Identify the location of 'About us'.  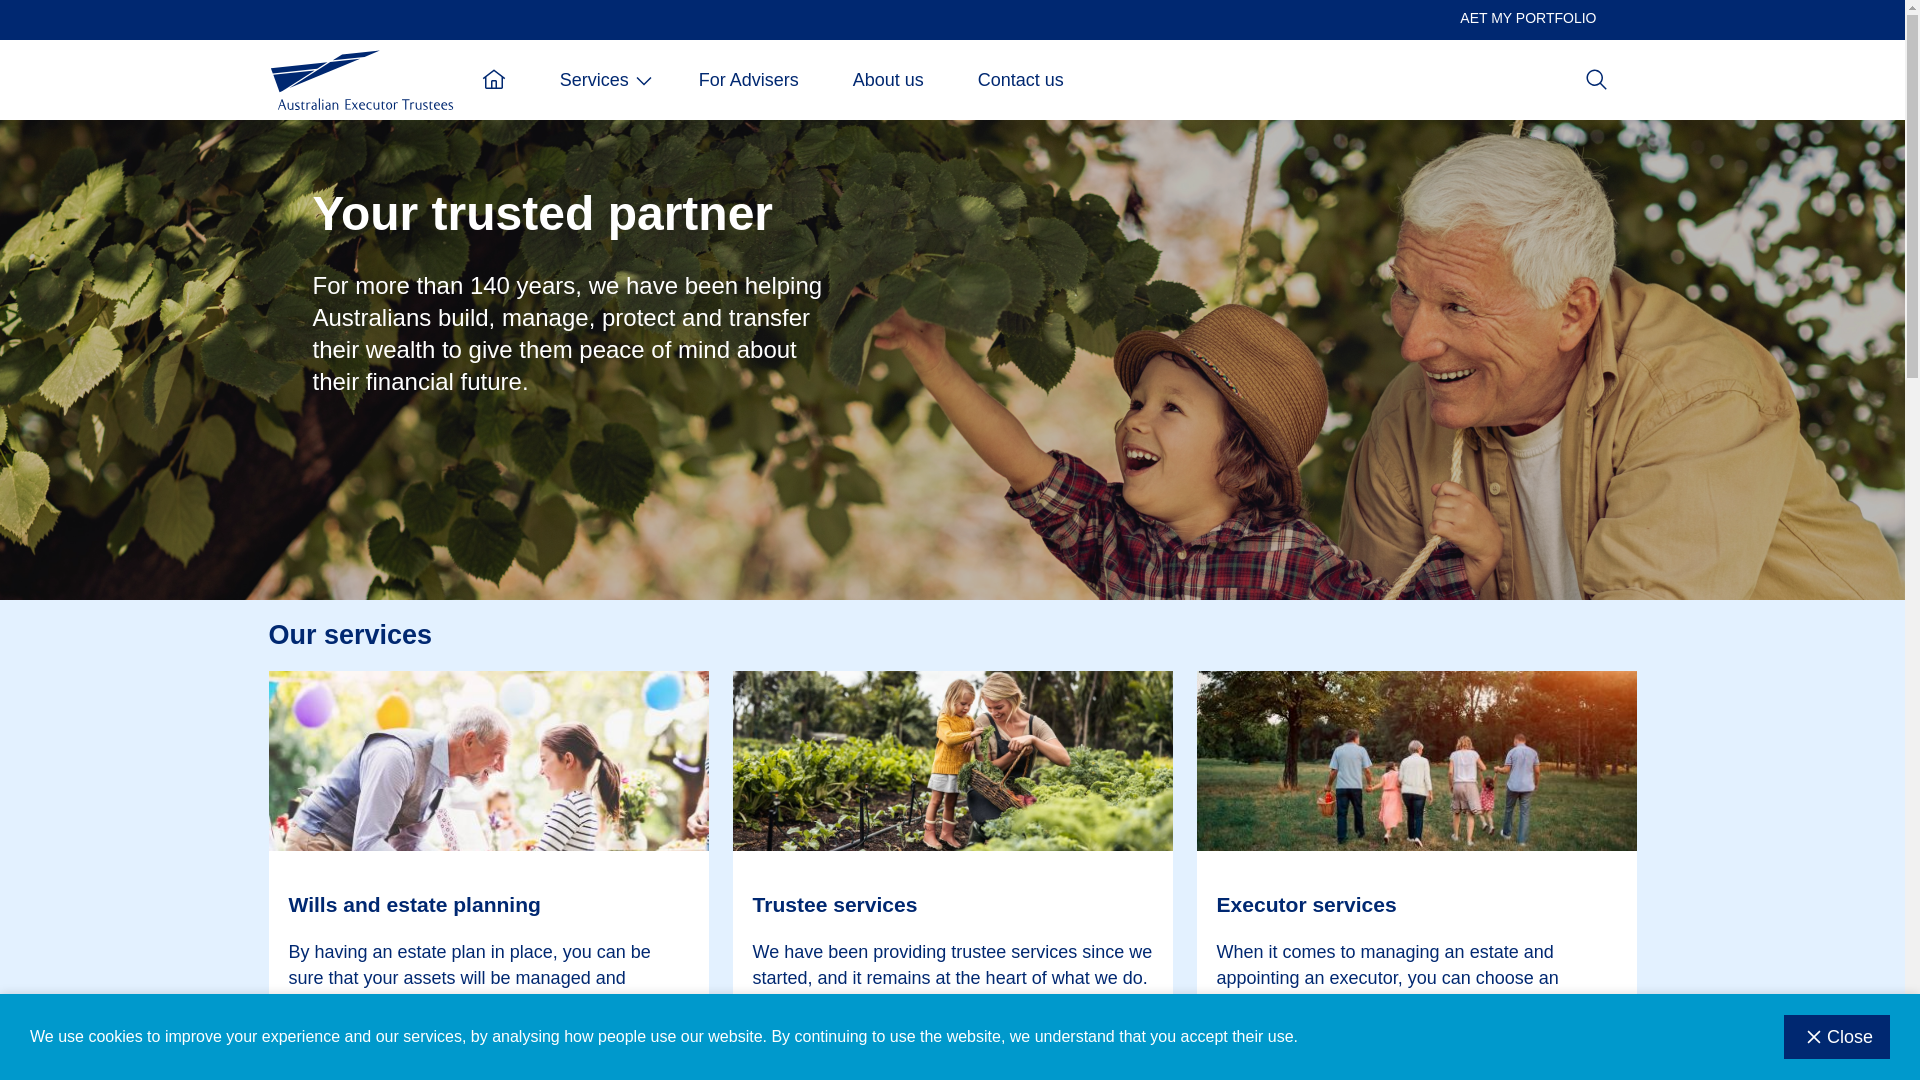
(887, 79).